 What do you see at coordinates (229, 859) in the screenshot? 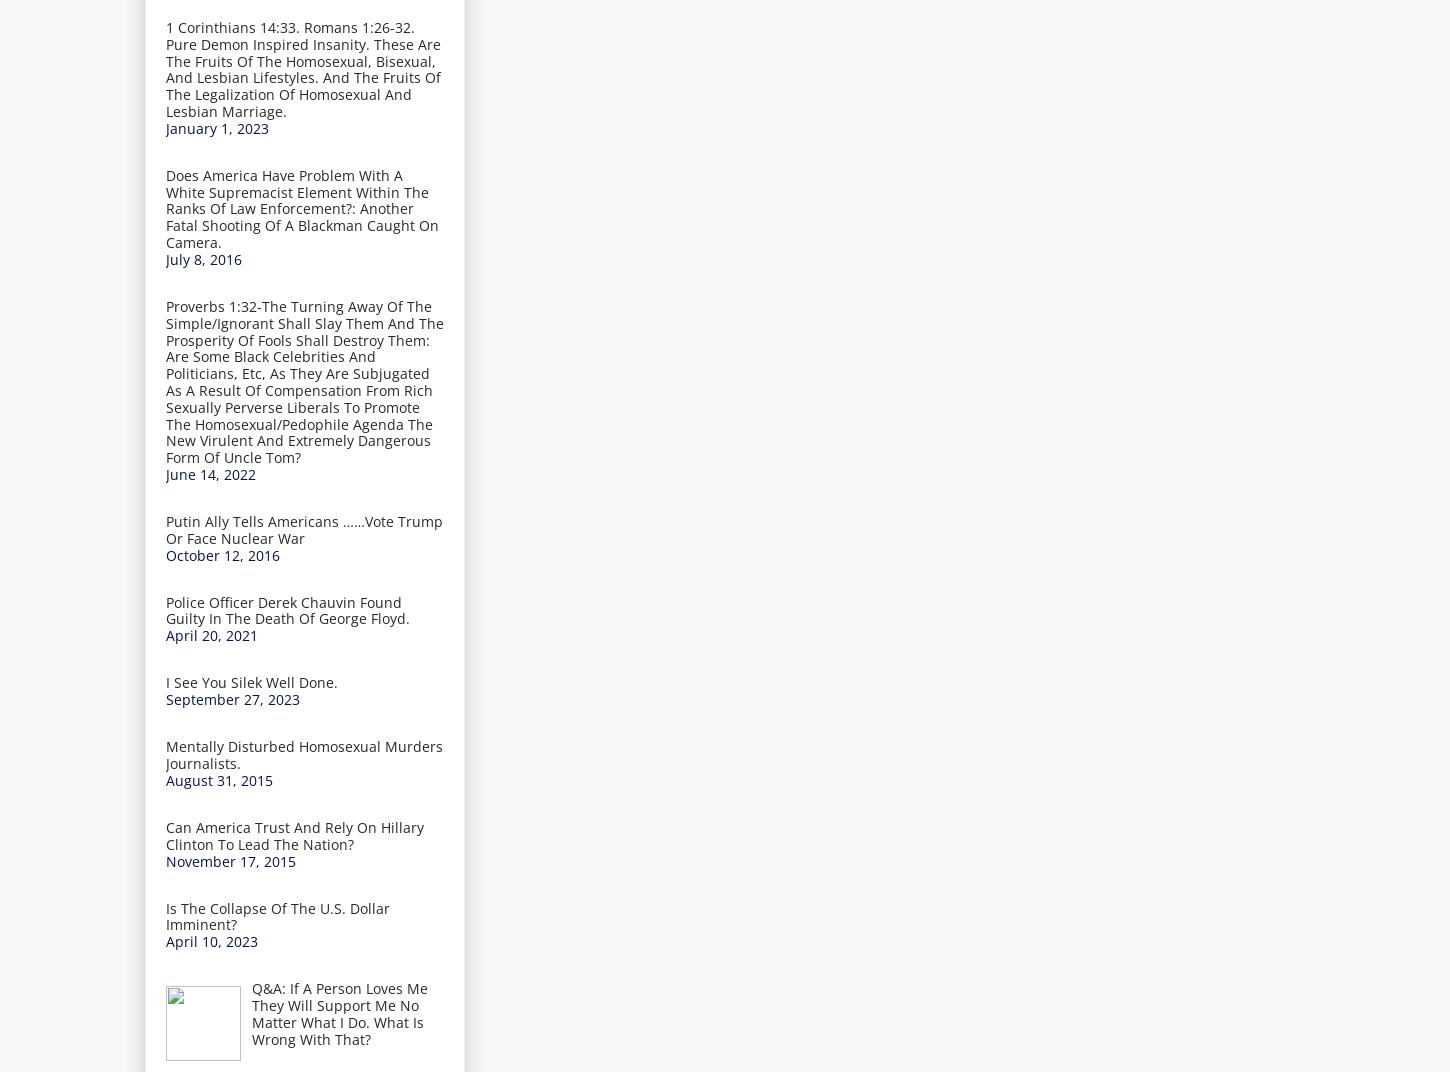
I see `'November 17, 2015'` at bounding box center [229, 859].